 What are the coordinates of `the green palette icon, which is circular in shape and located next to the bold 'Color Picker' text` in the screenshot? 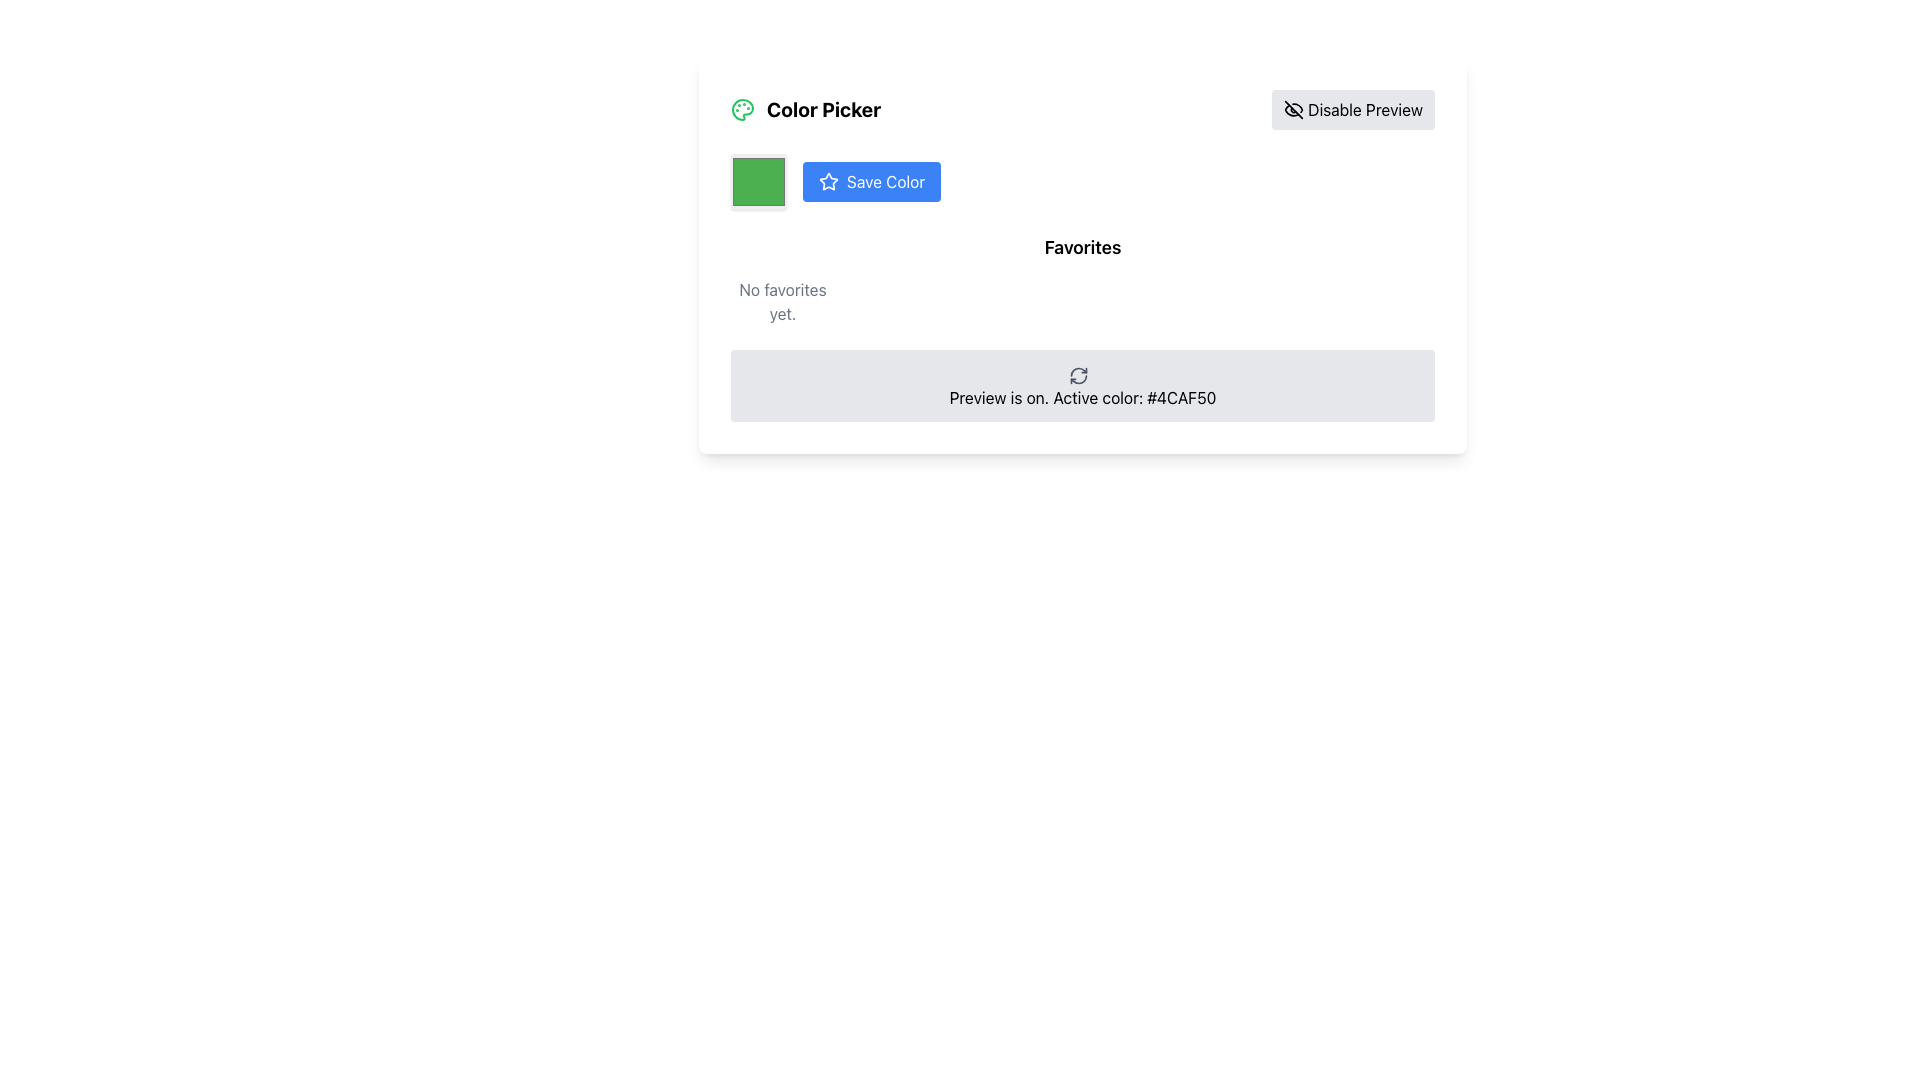 It's located at (742, 110).